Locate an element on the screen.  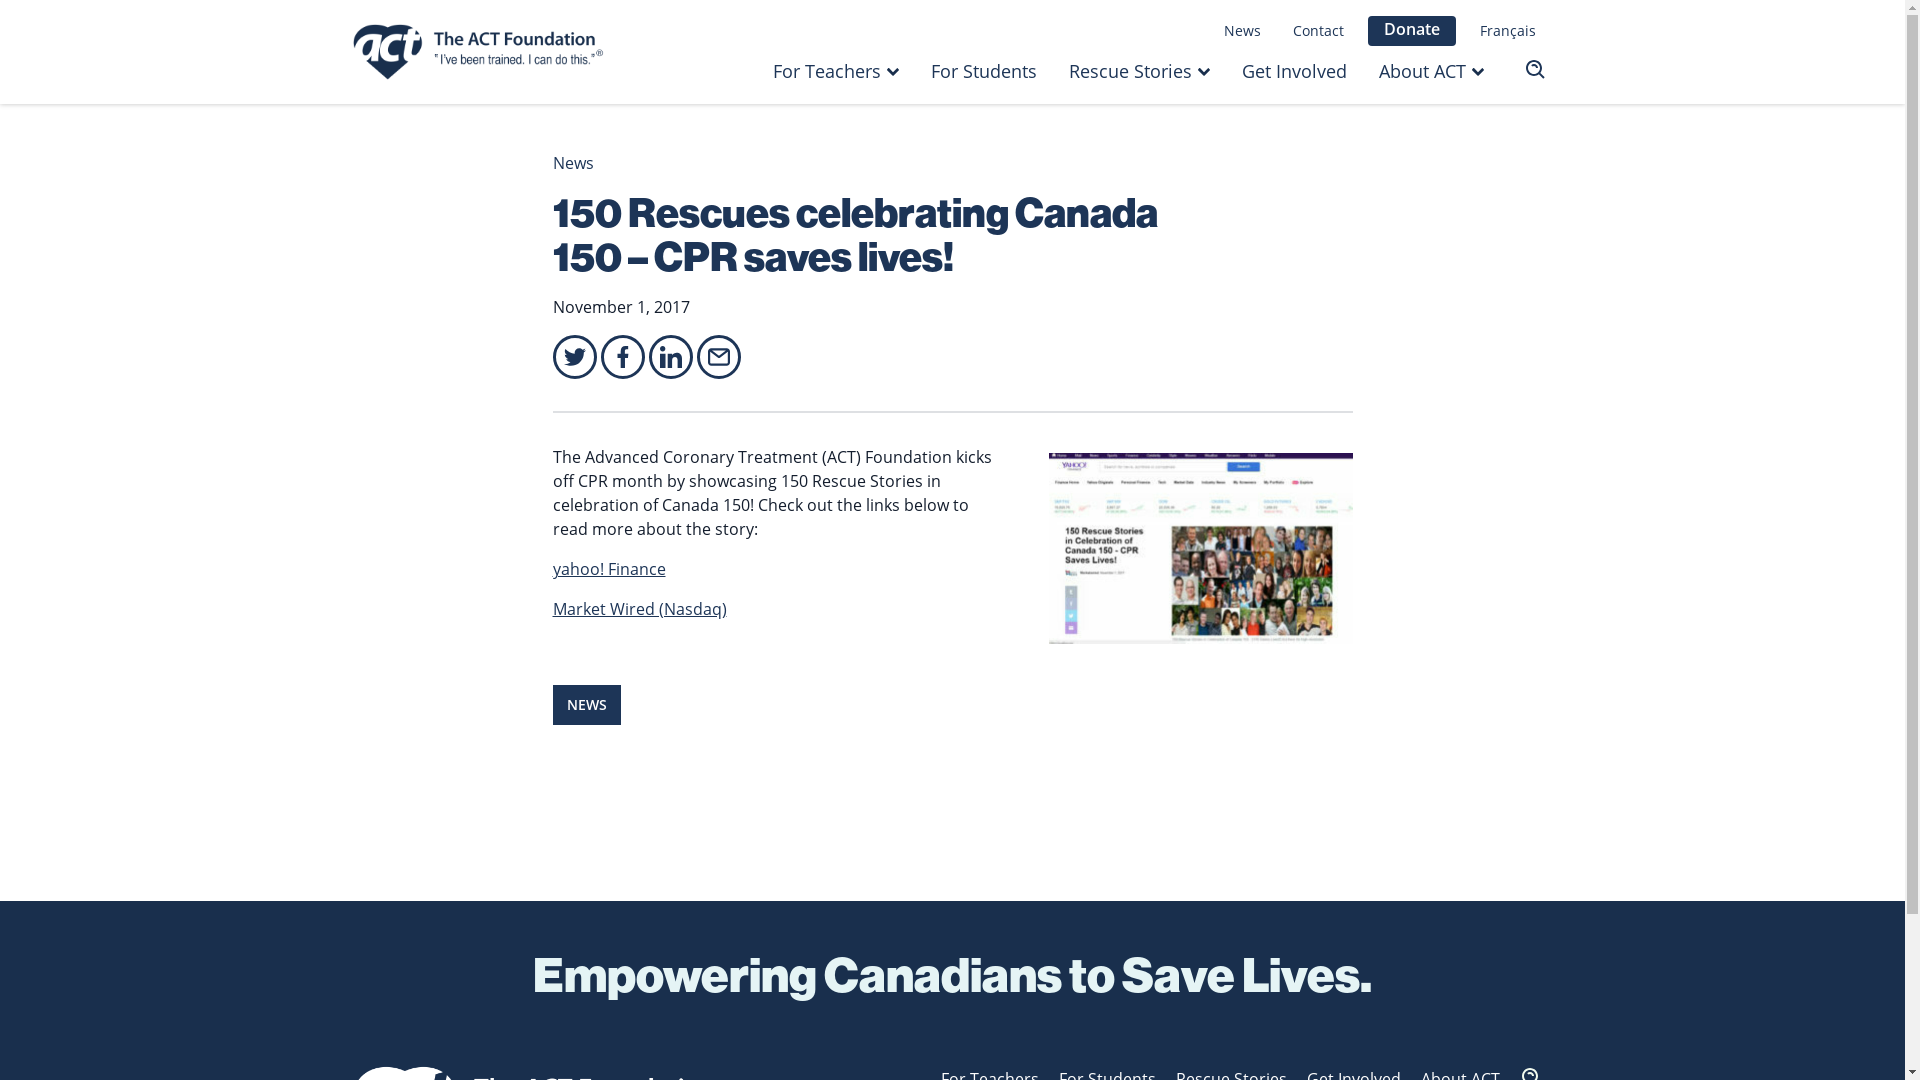
'Get Involved' is located at coordinates (1294, 69).